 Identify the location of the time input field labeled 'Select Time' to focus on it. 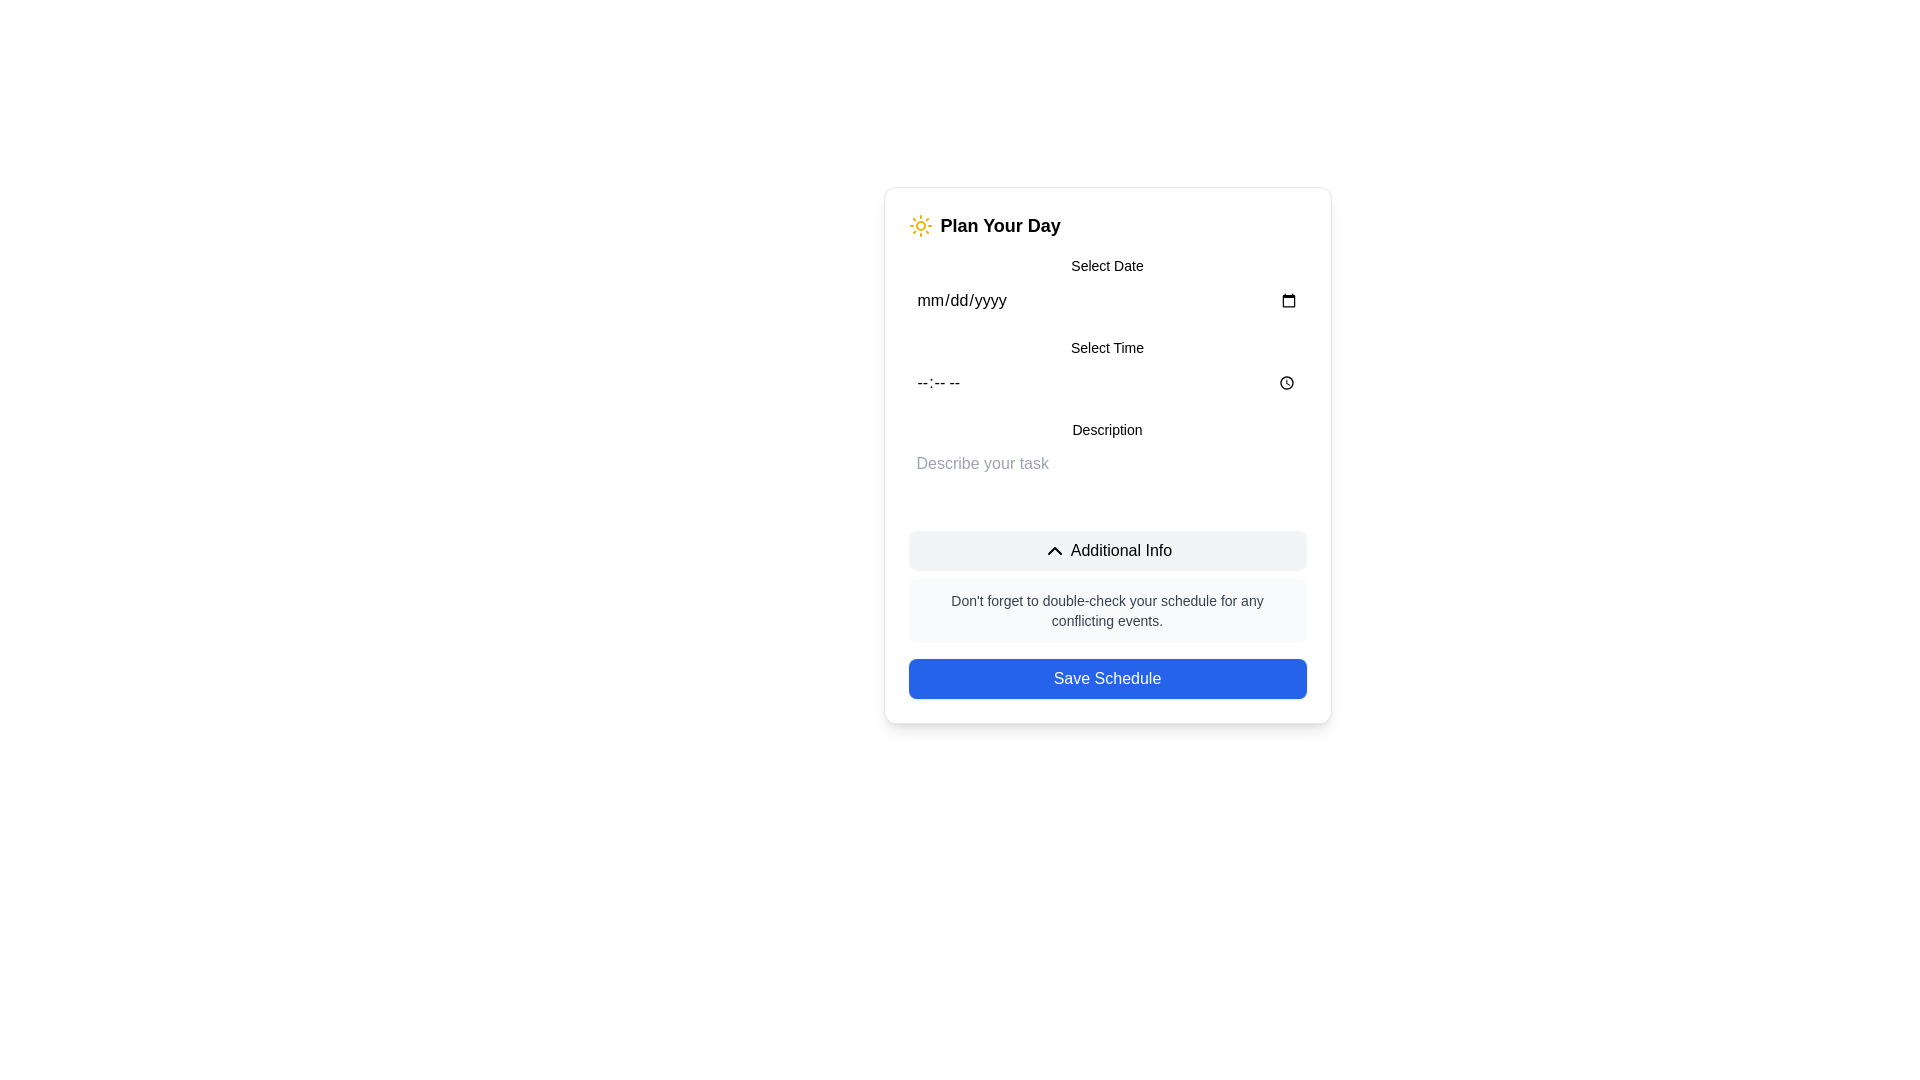
(1106, 370).